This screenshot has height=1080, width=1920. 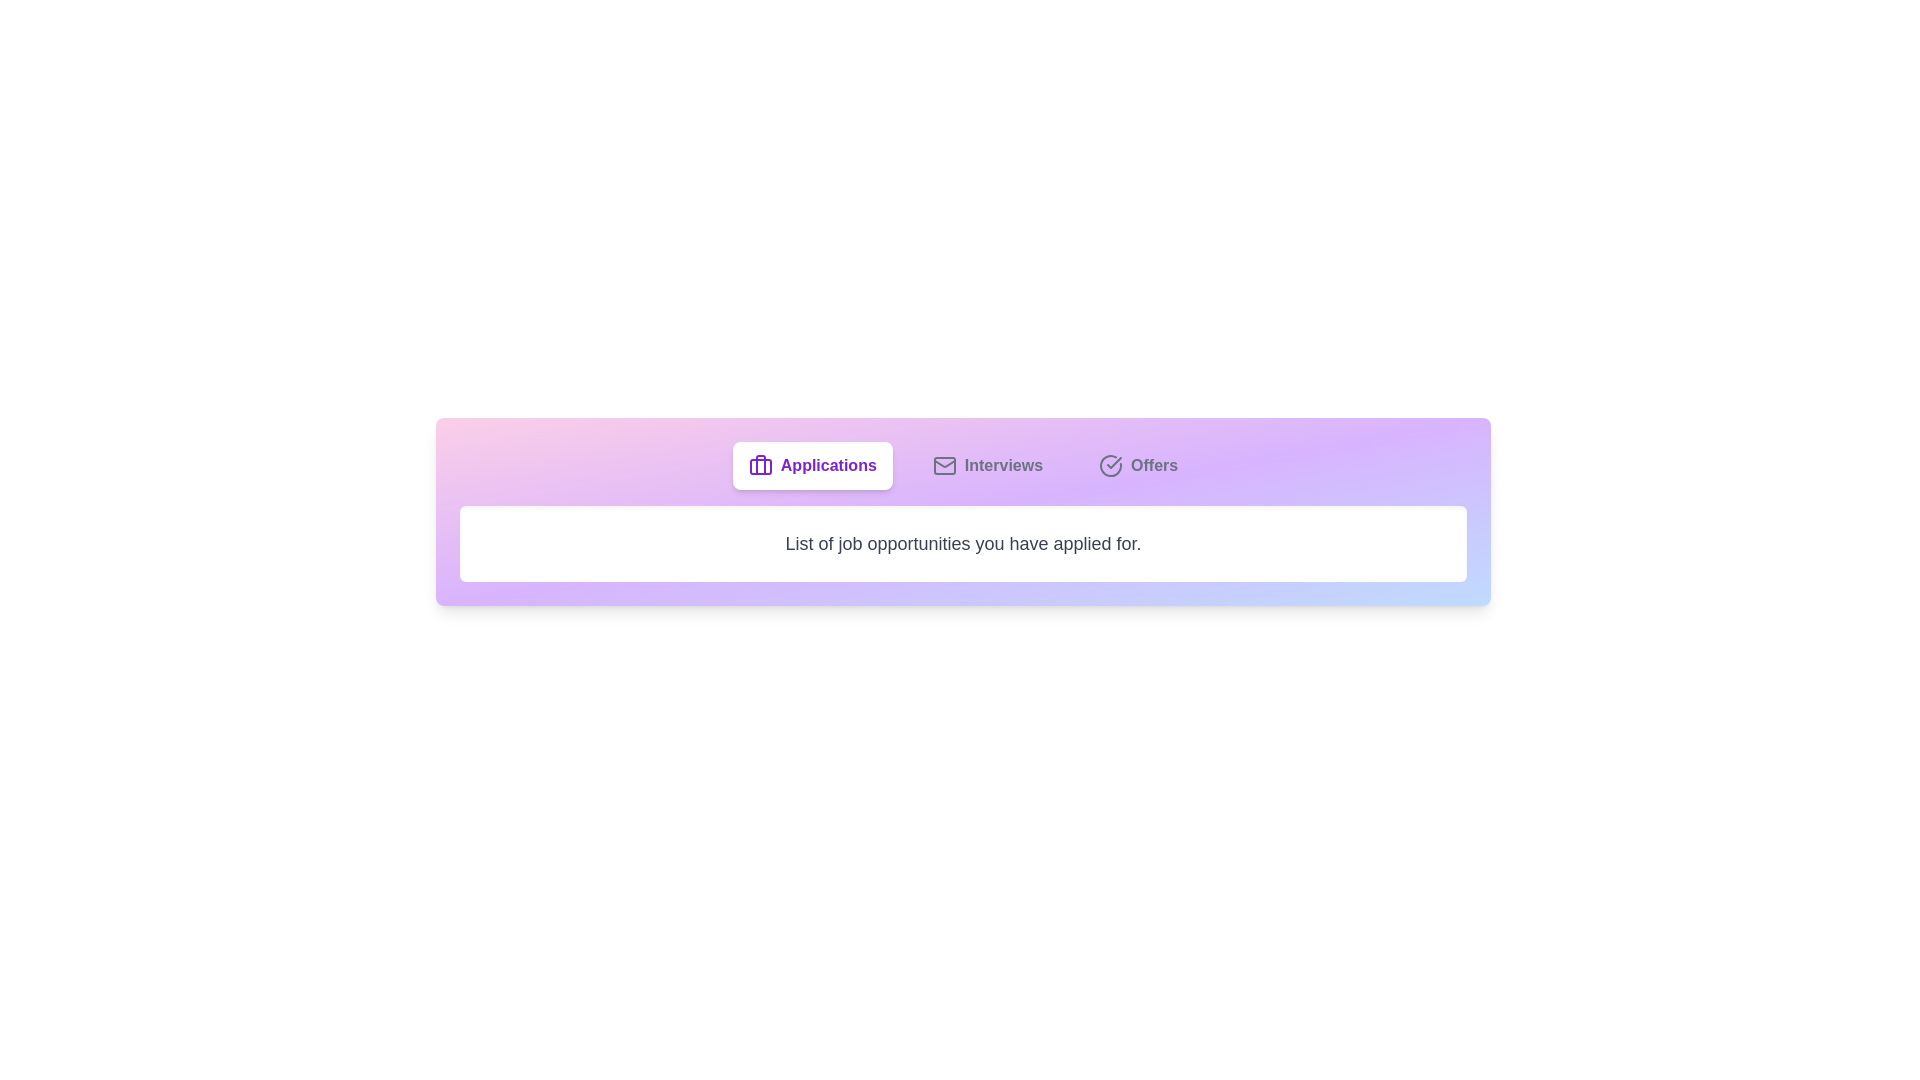 What do you see at coordinates (812, 466) in the screenshot?
I see `the 'Applications' tab to view applied jobs` at bounding box center [812, 466].